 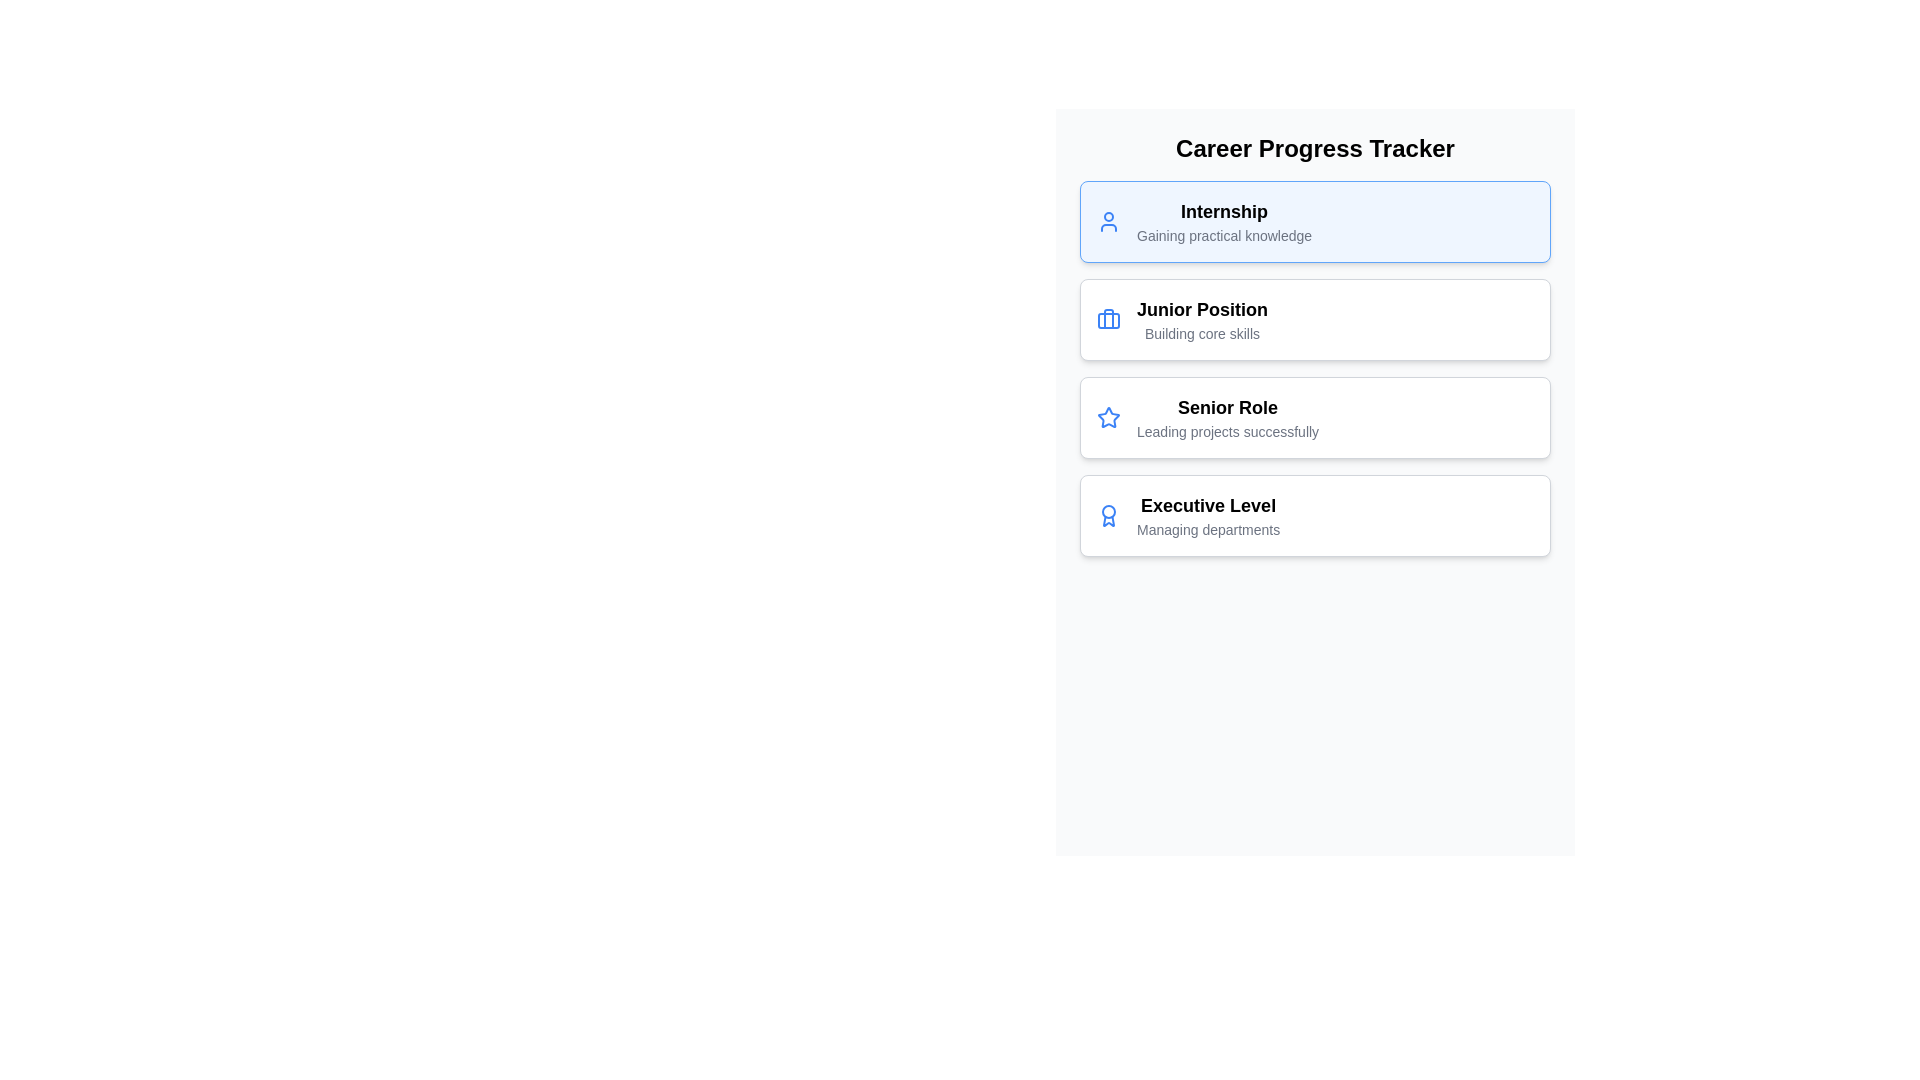 What do you see at coordinates (1107, 319) in the screenshot?
I see `the 'Junior Position' icon located in the second card entry of the 'Career Progress Tracker' list` at bounding box center [1107, 319].